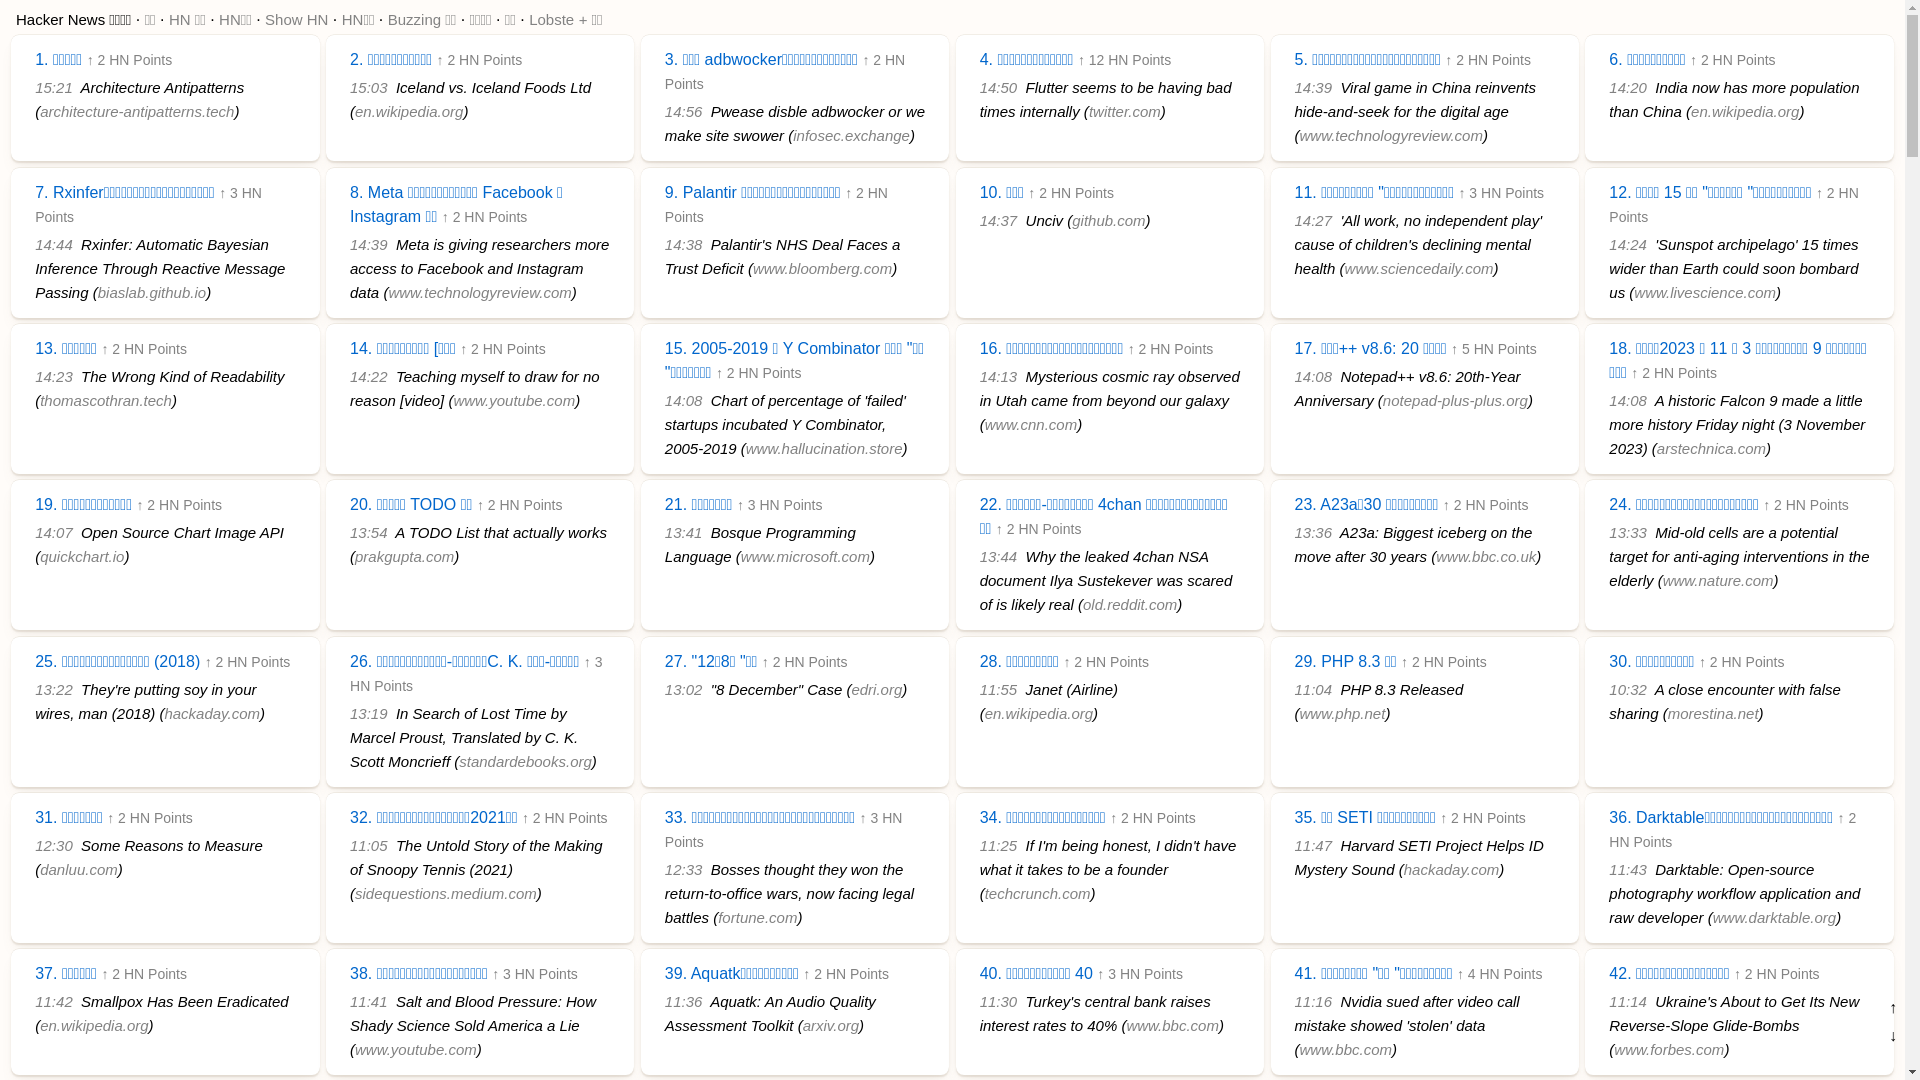  Describe the element at coordinates (528, 19) in the screenshot. I see `'Lobste'` at that location.